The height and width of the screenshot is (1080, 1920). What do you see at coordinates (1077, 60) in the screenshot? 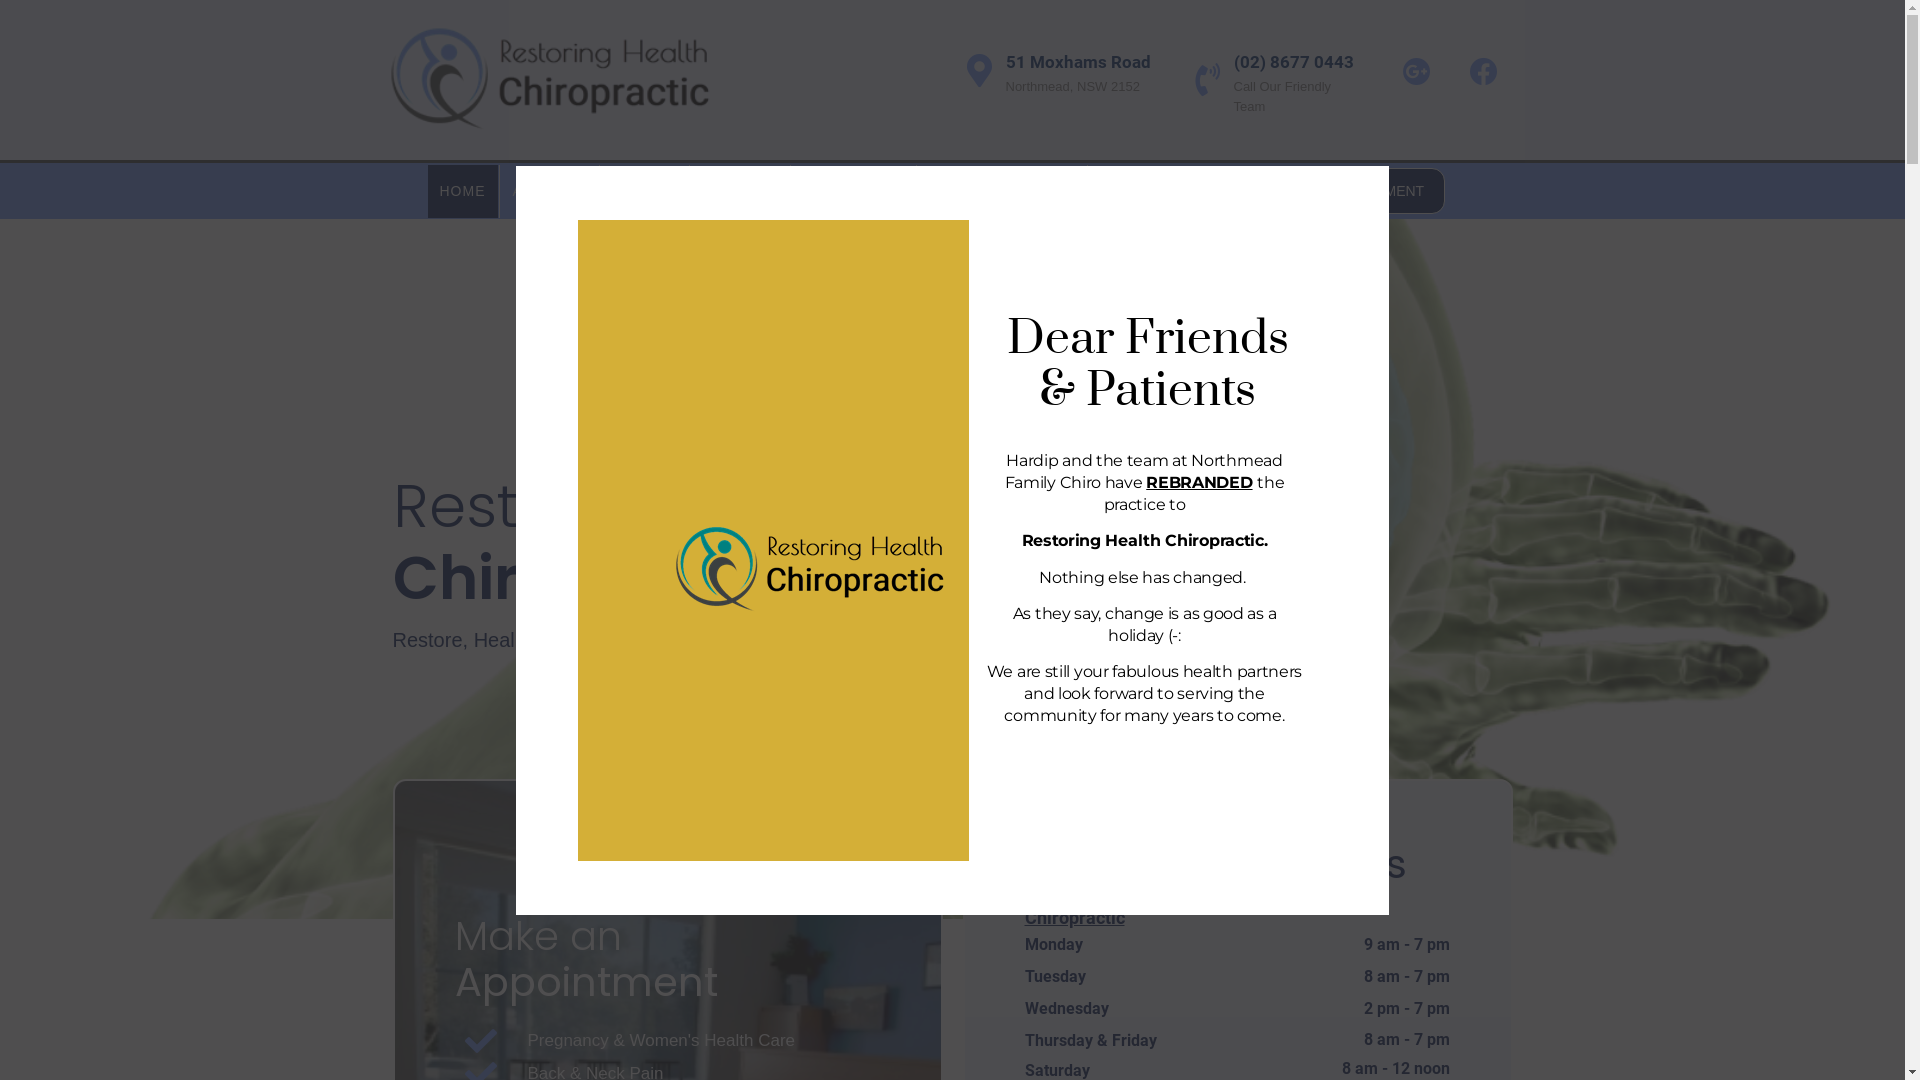
I see `'51 Moxhams Road'` at bounding box center [1077, 60].